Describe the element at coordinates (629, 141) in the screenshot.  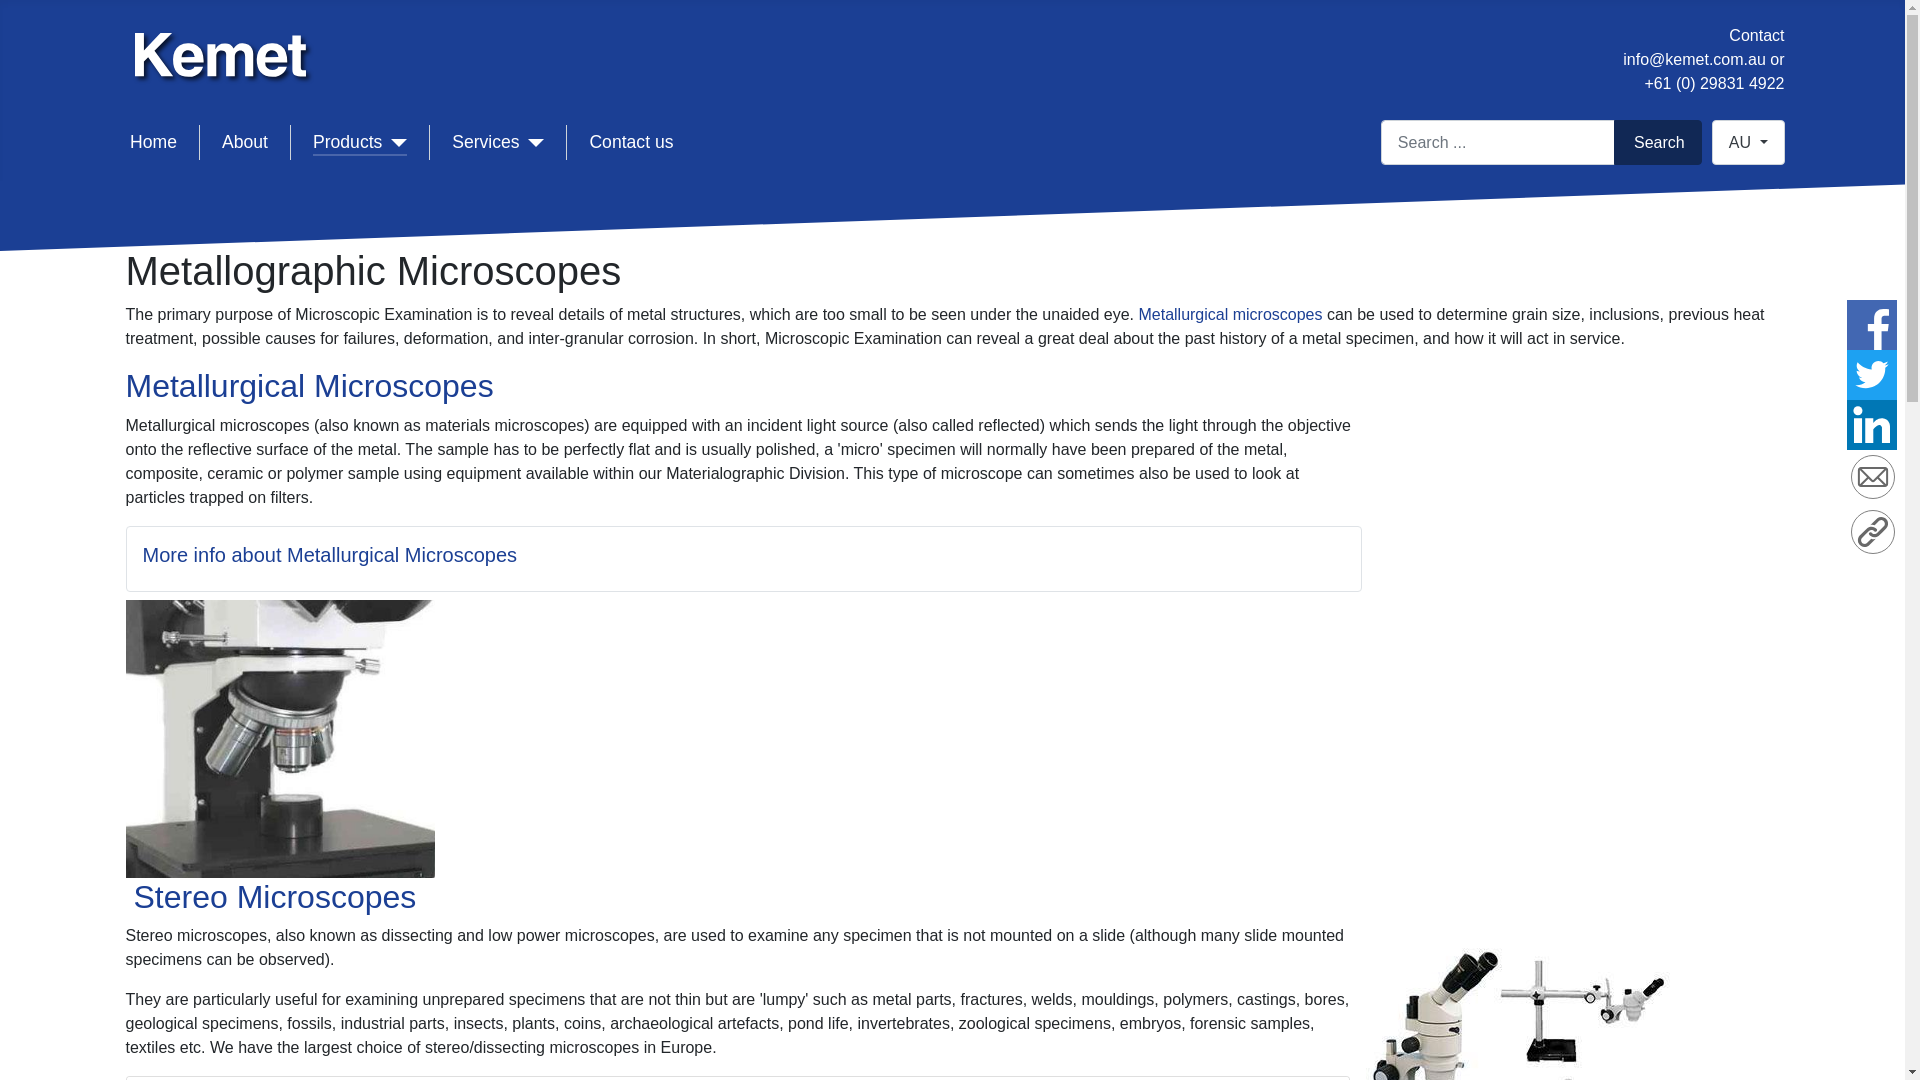
I see `'Contact us'` at that location.